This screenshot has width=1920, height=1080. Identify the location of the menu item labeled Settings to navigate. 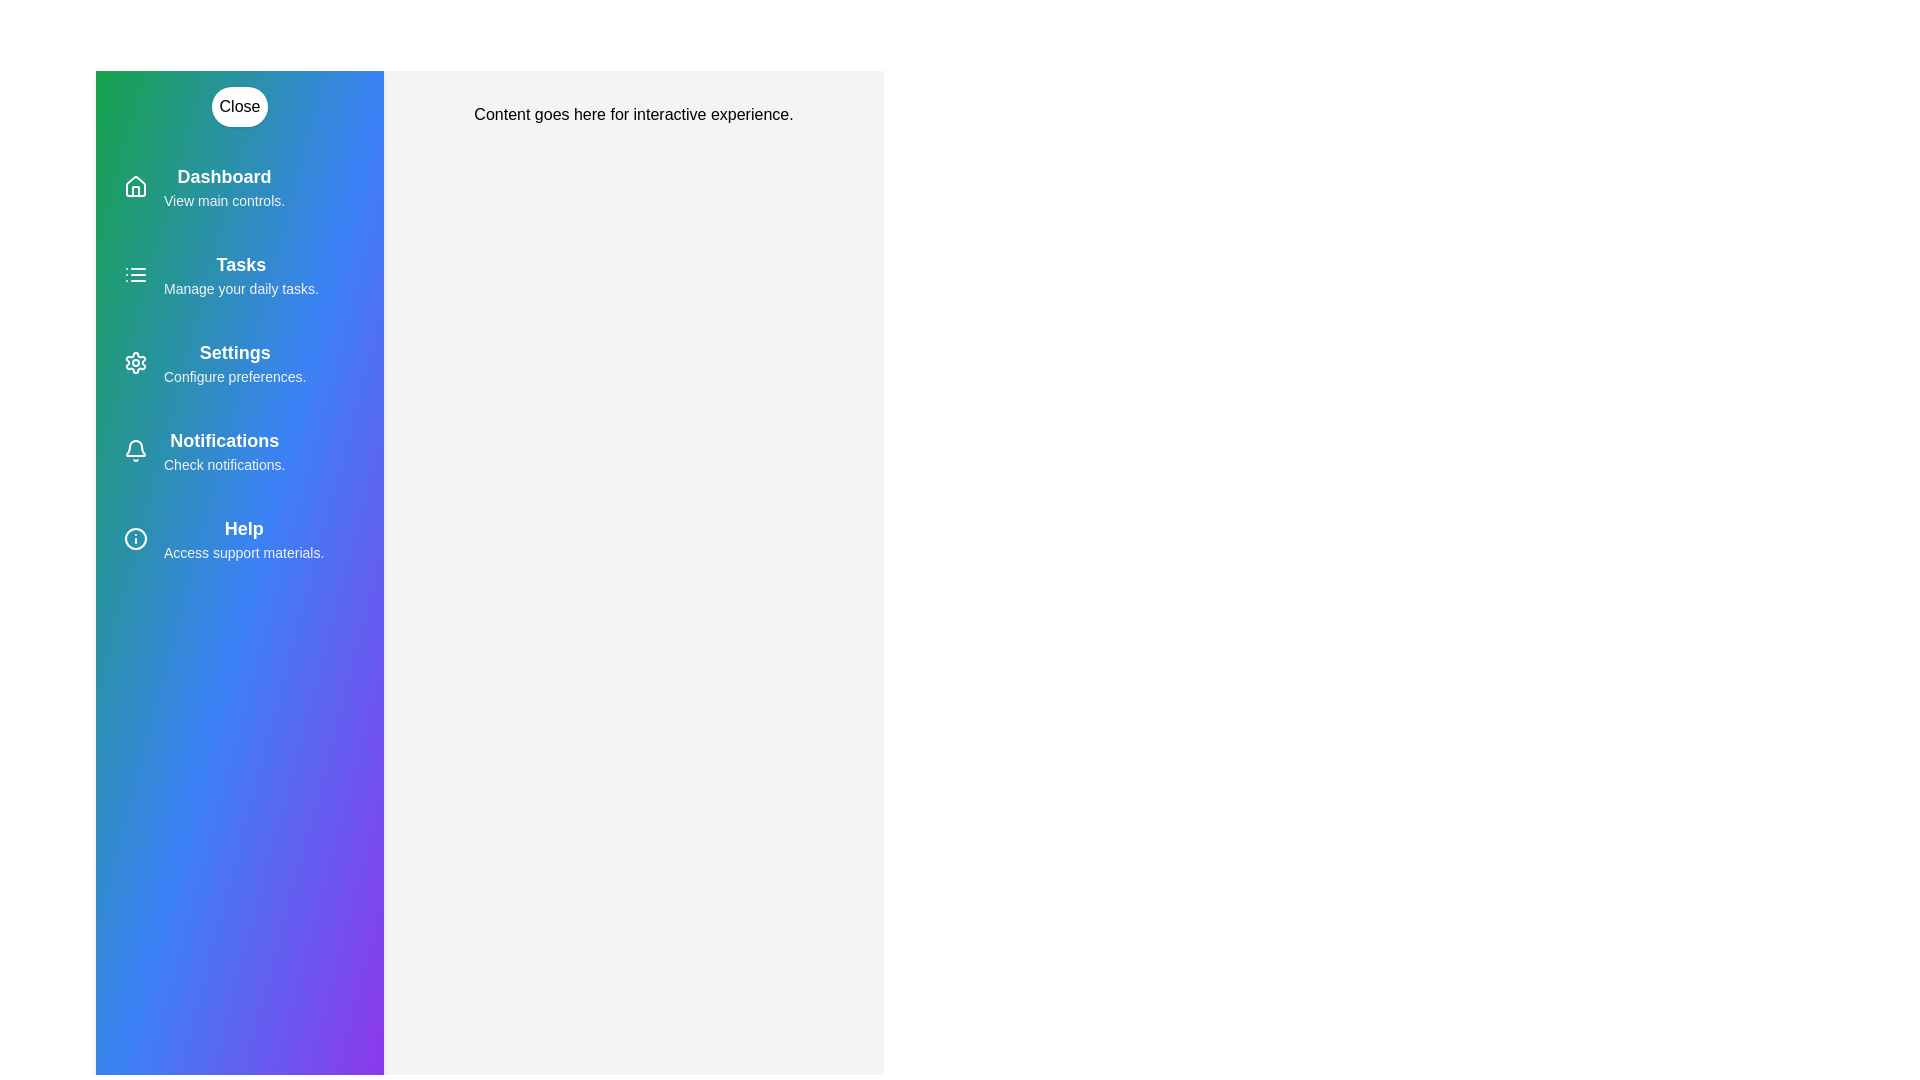
(240, 362).